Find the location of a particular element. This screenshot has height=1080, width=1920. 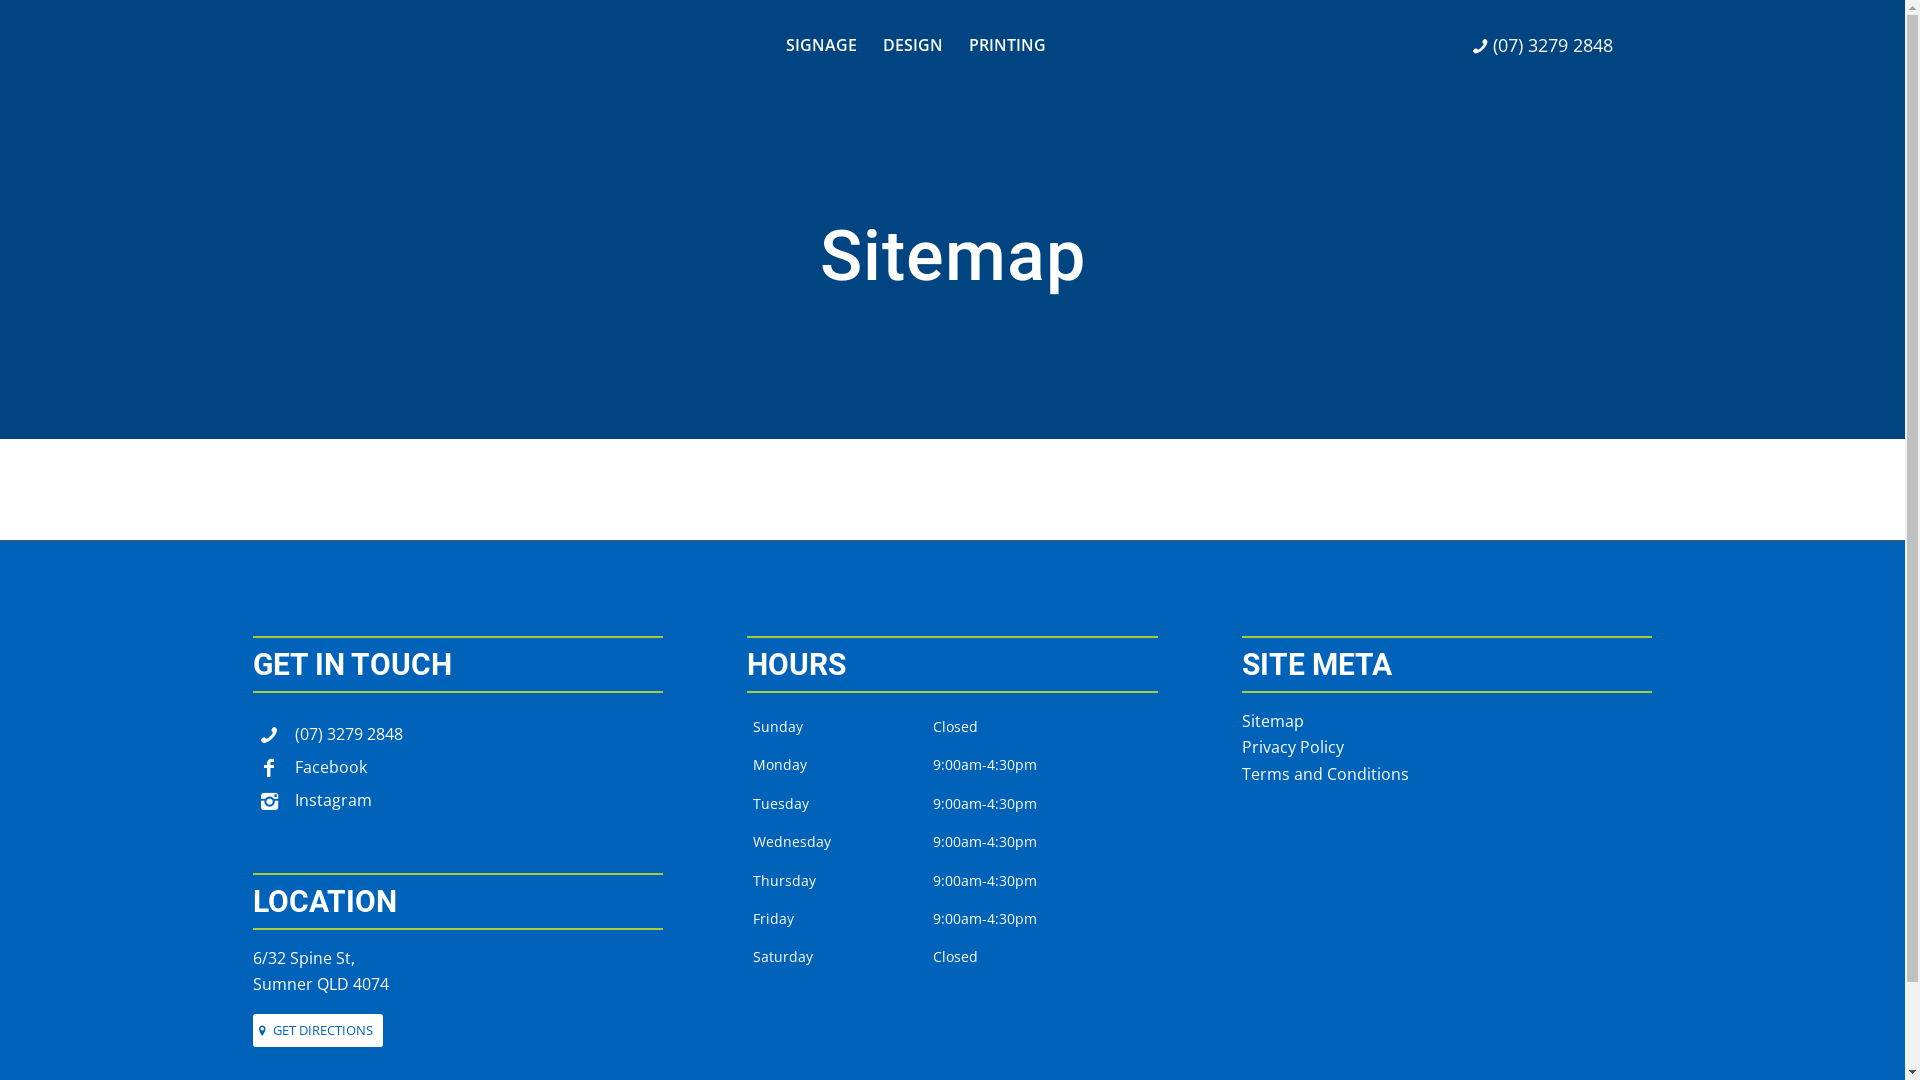

'(07) 3279 2848' is located at coordinates (267, 737).